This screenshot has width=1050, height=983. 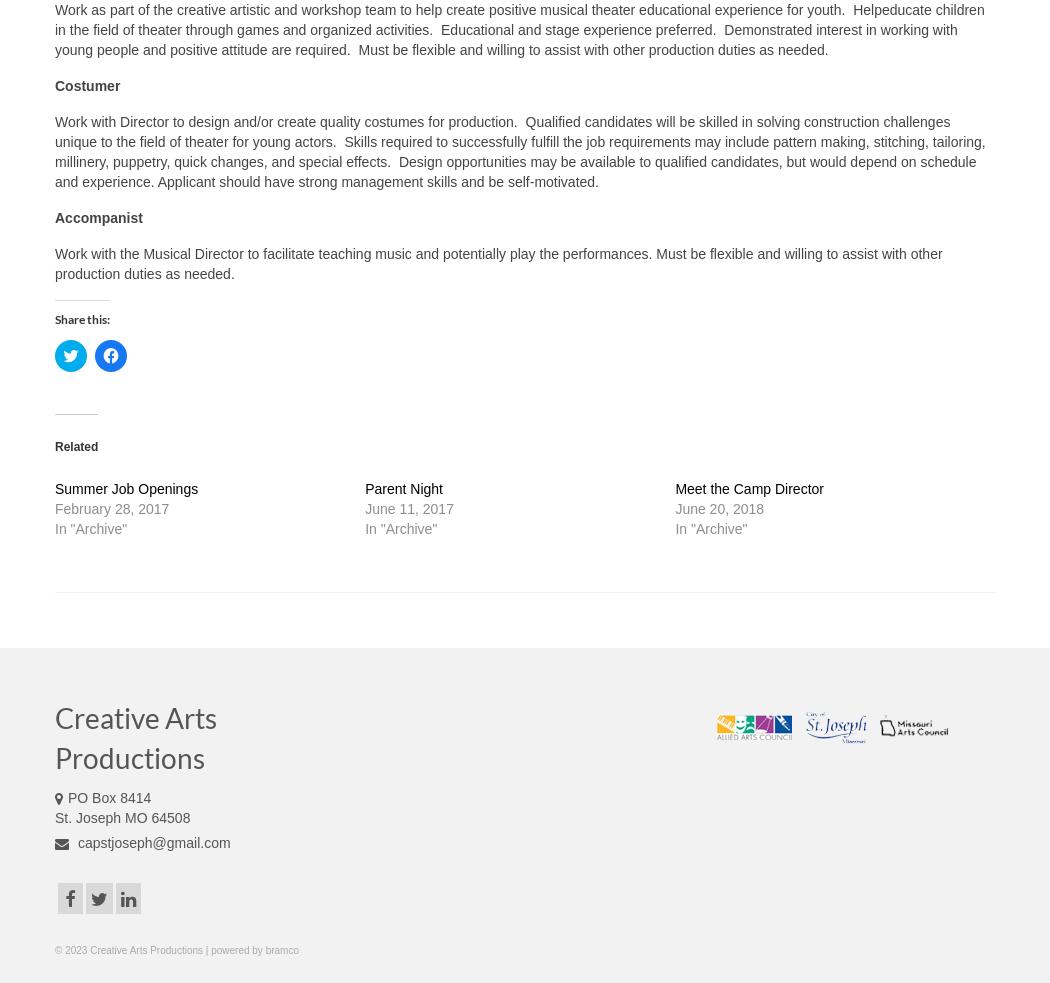 What do you see at coordinates (54, 735) in the screenshot?
I see `'Creative Arts Productions'` at bounding box center [54, 735].